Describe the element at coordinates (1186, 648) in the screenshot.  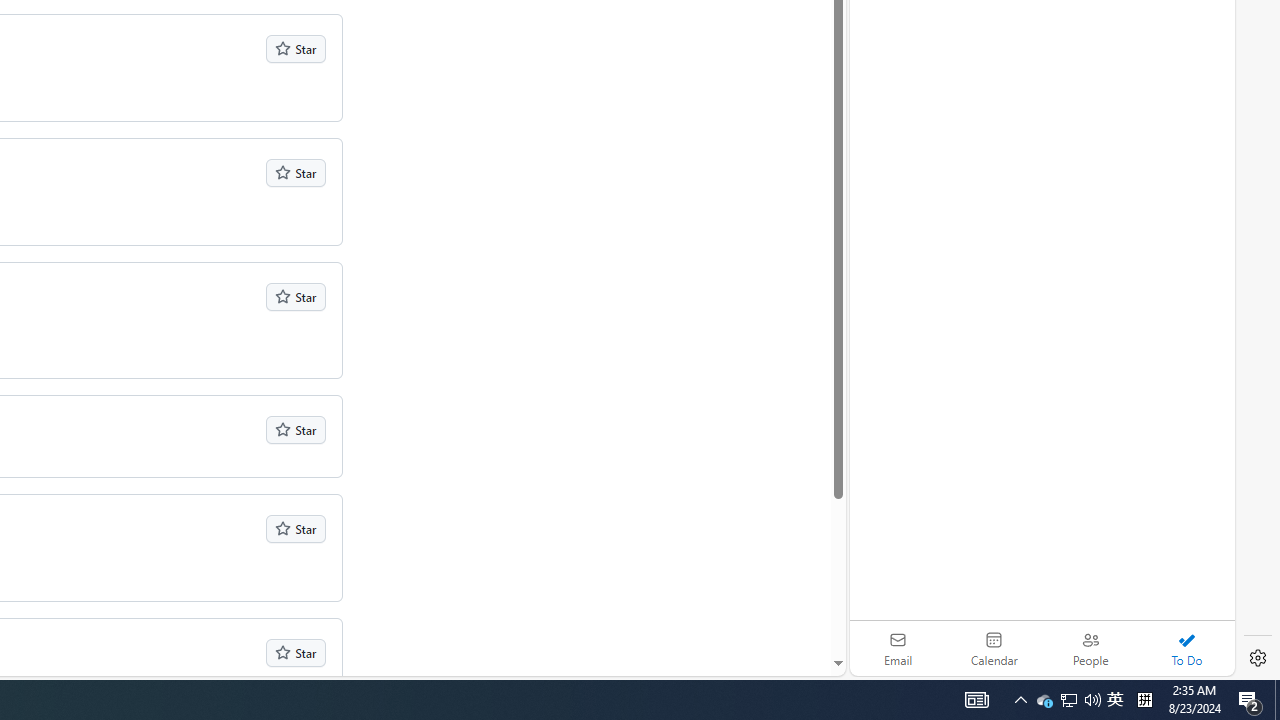
I see `'To Do'` at that location.